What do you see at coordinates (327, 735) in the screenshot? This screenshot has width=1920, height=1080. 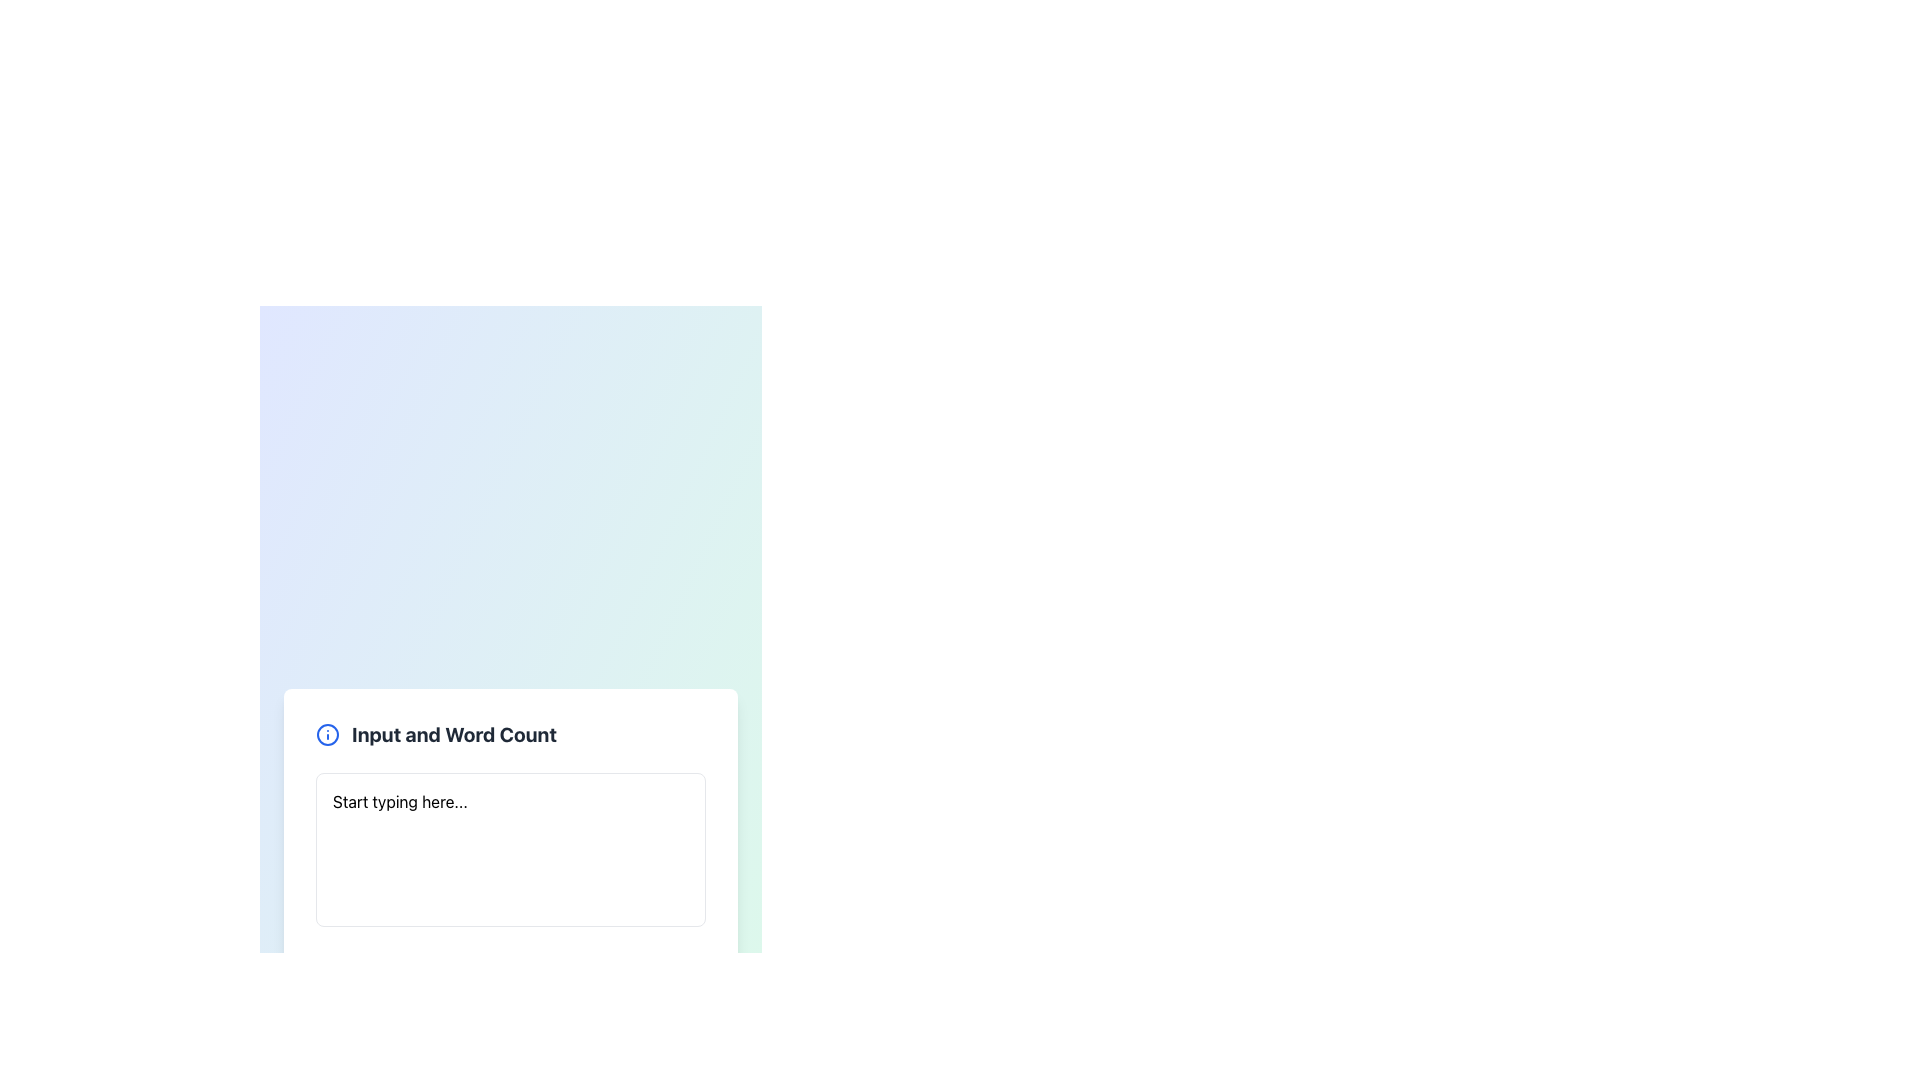 I see `the main circular part of the 'info' icon, which is a blue SVG Circle with a 10-pixel radius, located at the top-left corner of the 'Input and Word Count' interface block` at bounding box center [327, 735].